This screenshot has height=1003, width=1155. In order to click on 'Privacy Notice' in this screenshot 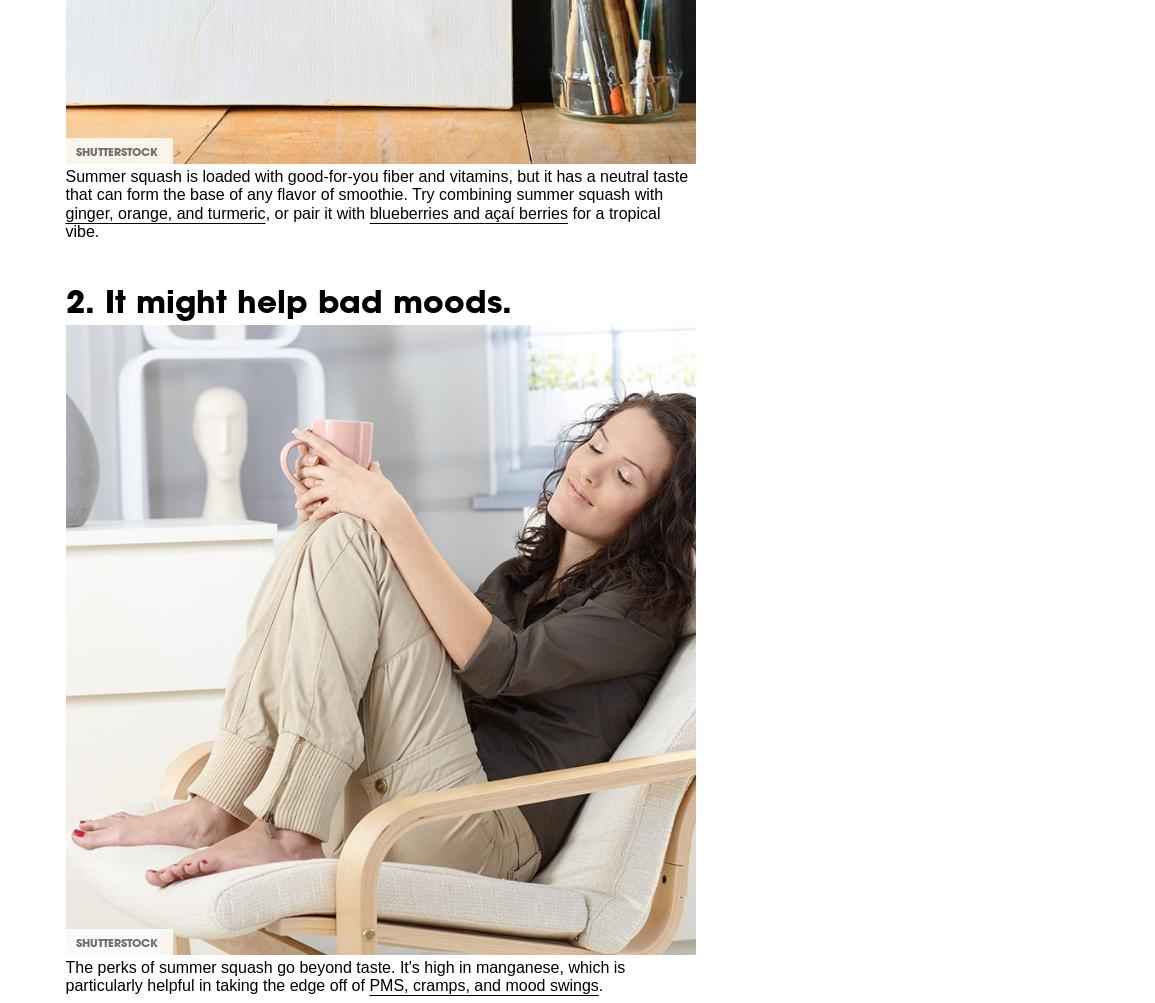, I will do `click(84, 301)`.